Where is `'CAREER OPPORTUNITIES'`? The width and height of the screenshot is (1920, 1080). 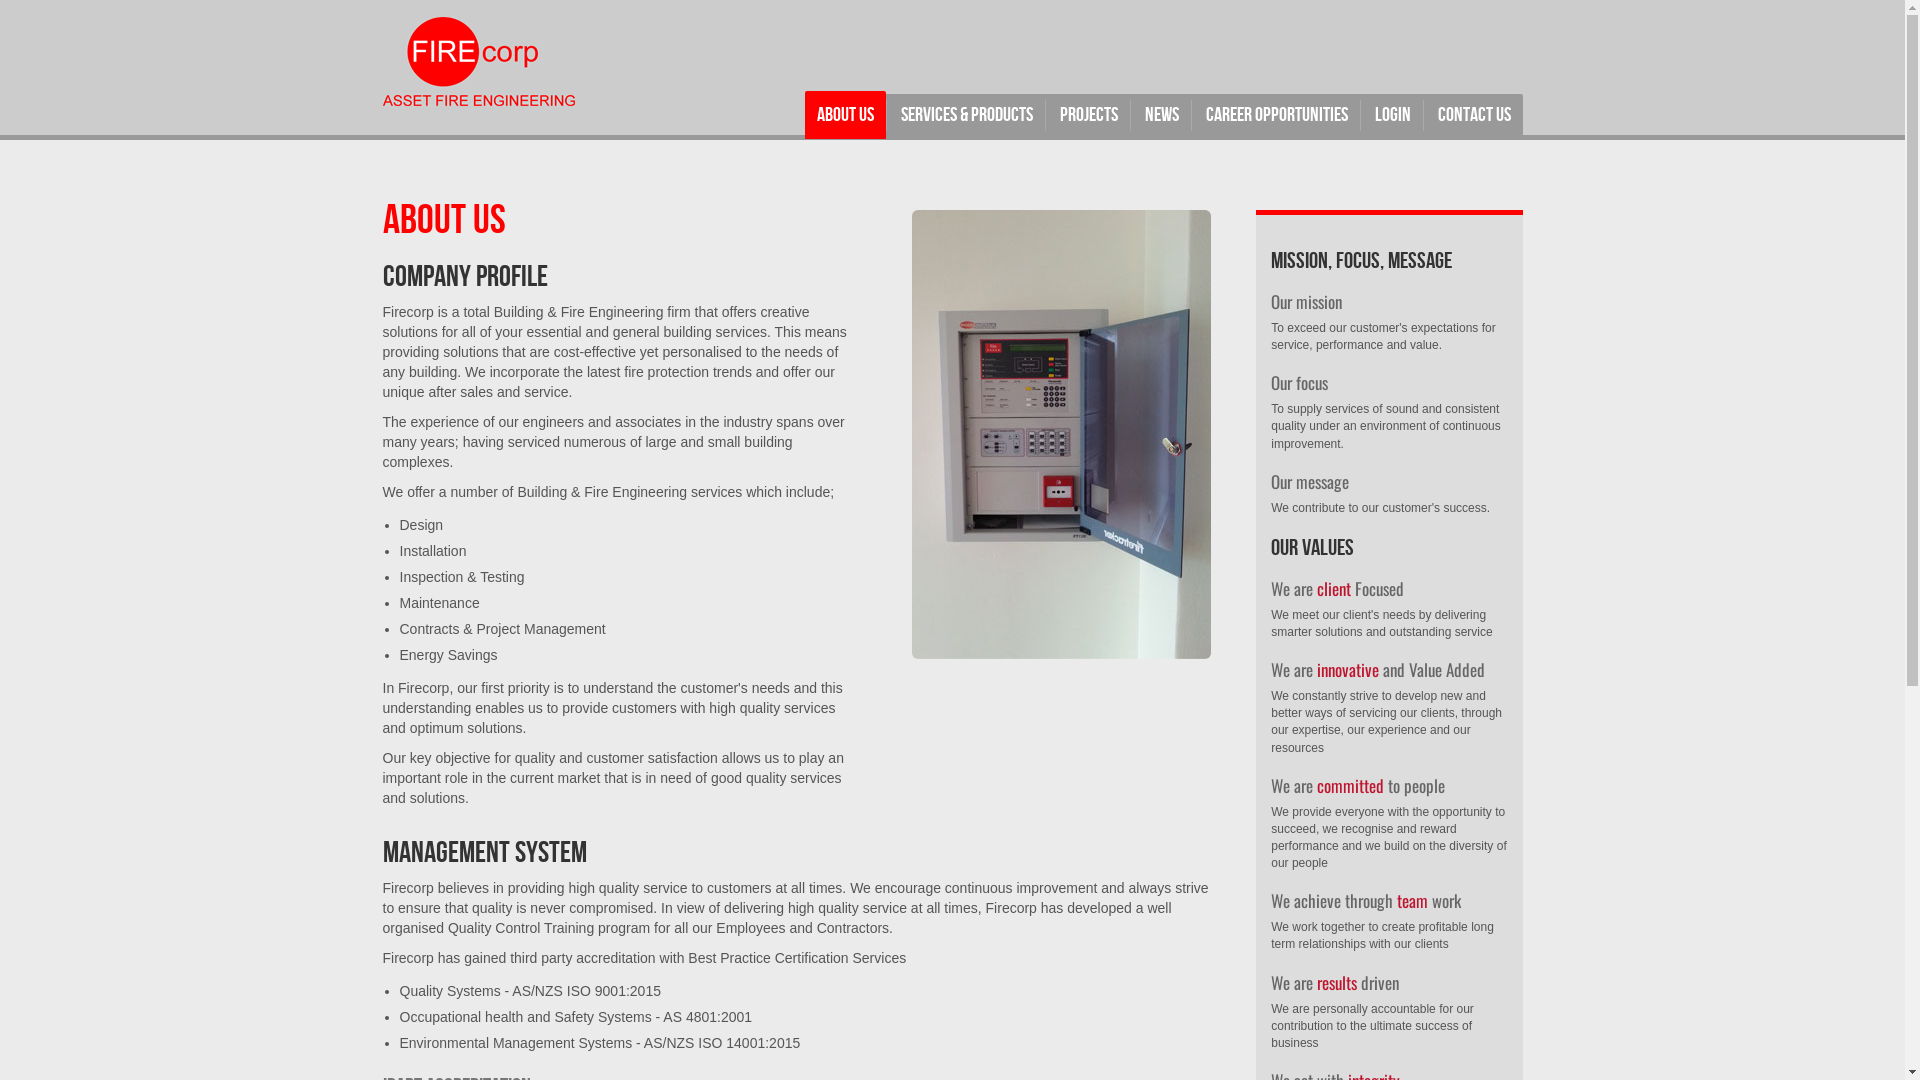 'CAREER OPPORTUNITIES' is located at coordinates (1275, 115).